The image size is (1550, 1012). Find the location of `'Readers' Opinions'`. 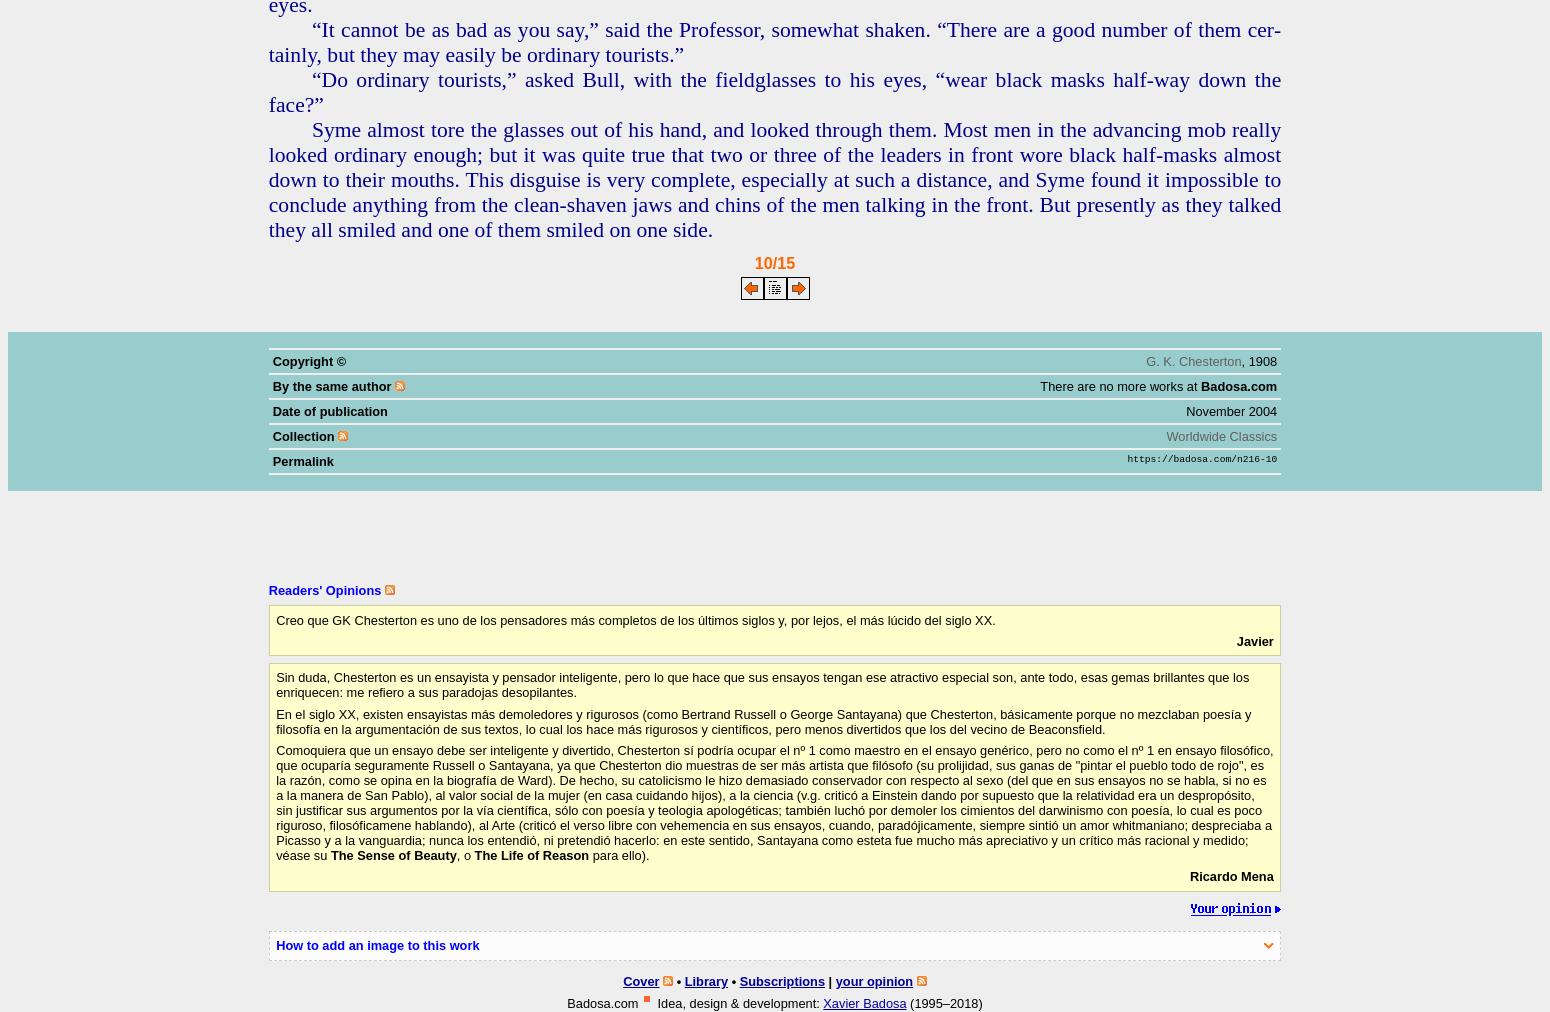

'Readers' Opinions' is located at coordinates (267, 589).